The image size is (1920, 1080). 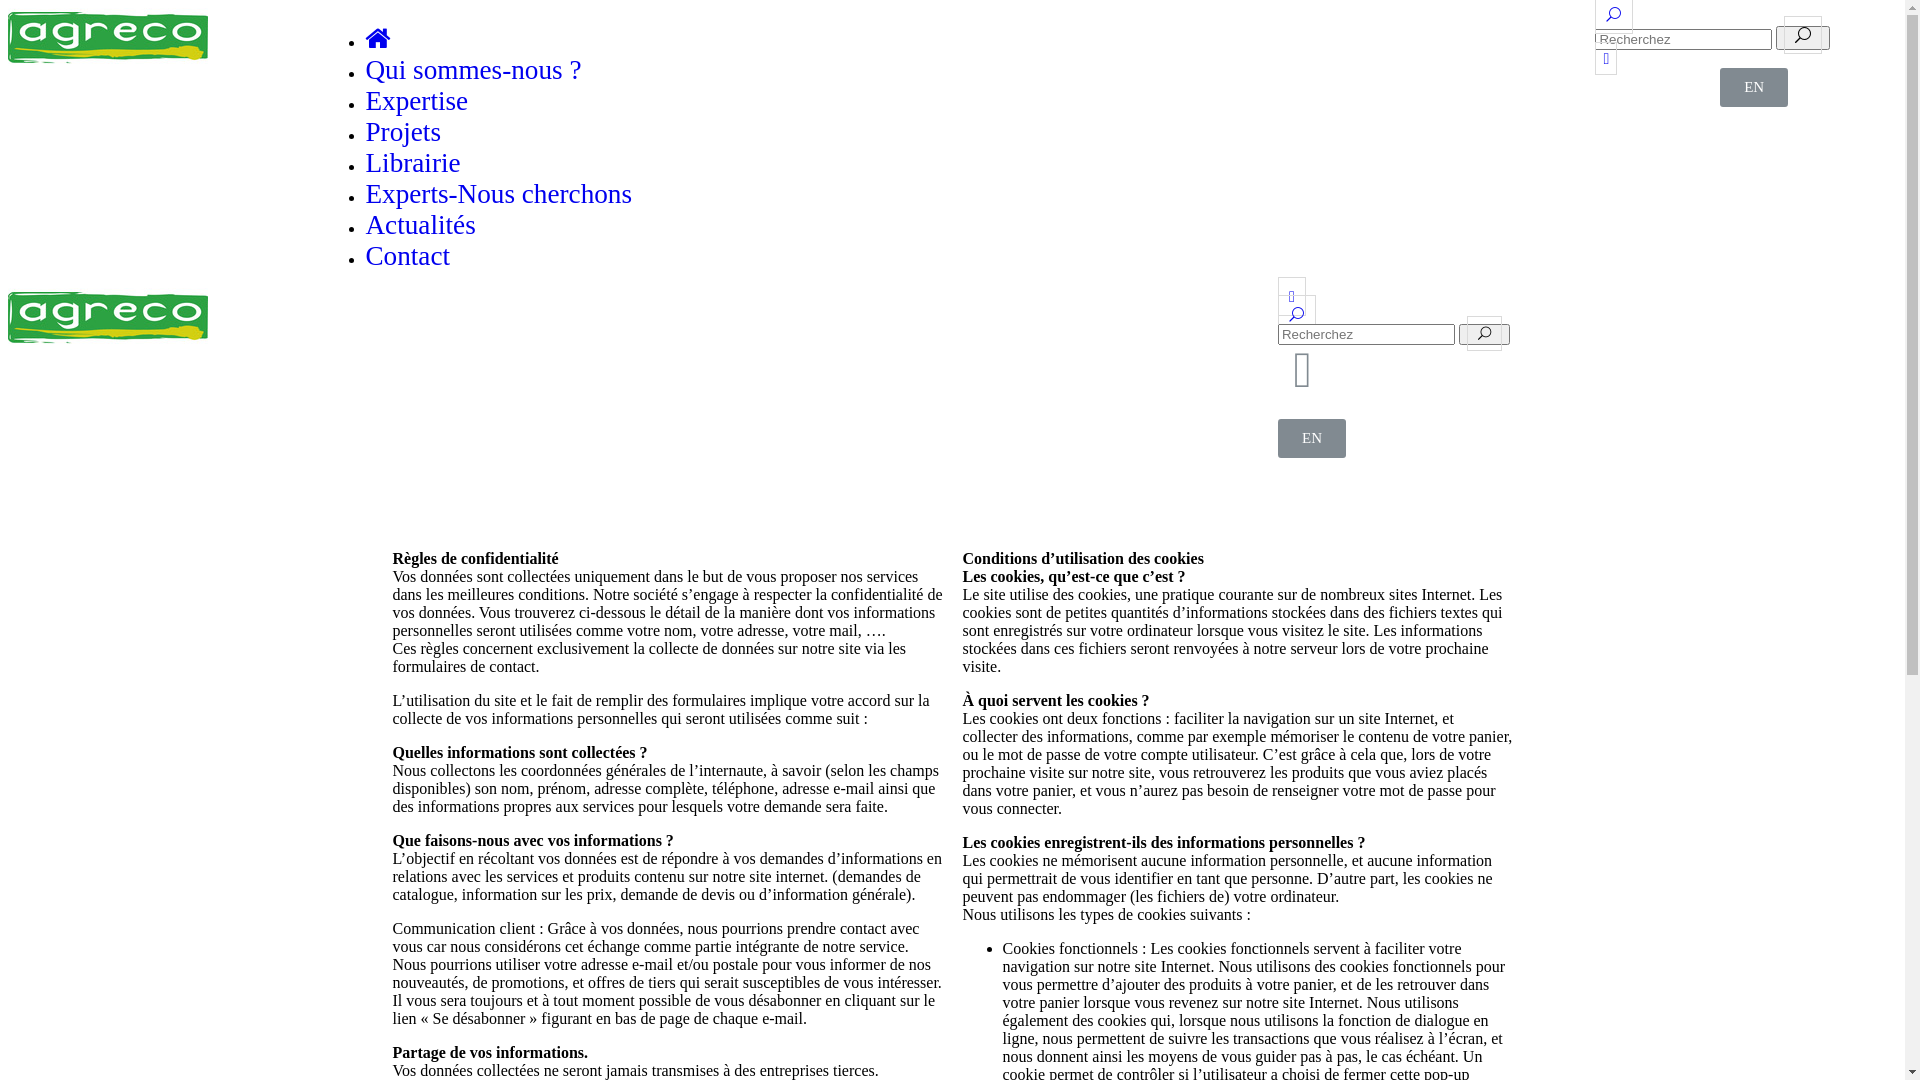 I want to click on 'Librairie', so click(x=411, y=161).